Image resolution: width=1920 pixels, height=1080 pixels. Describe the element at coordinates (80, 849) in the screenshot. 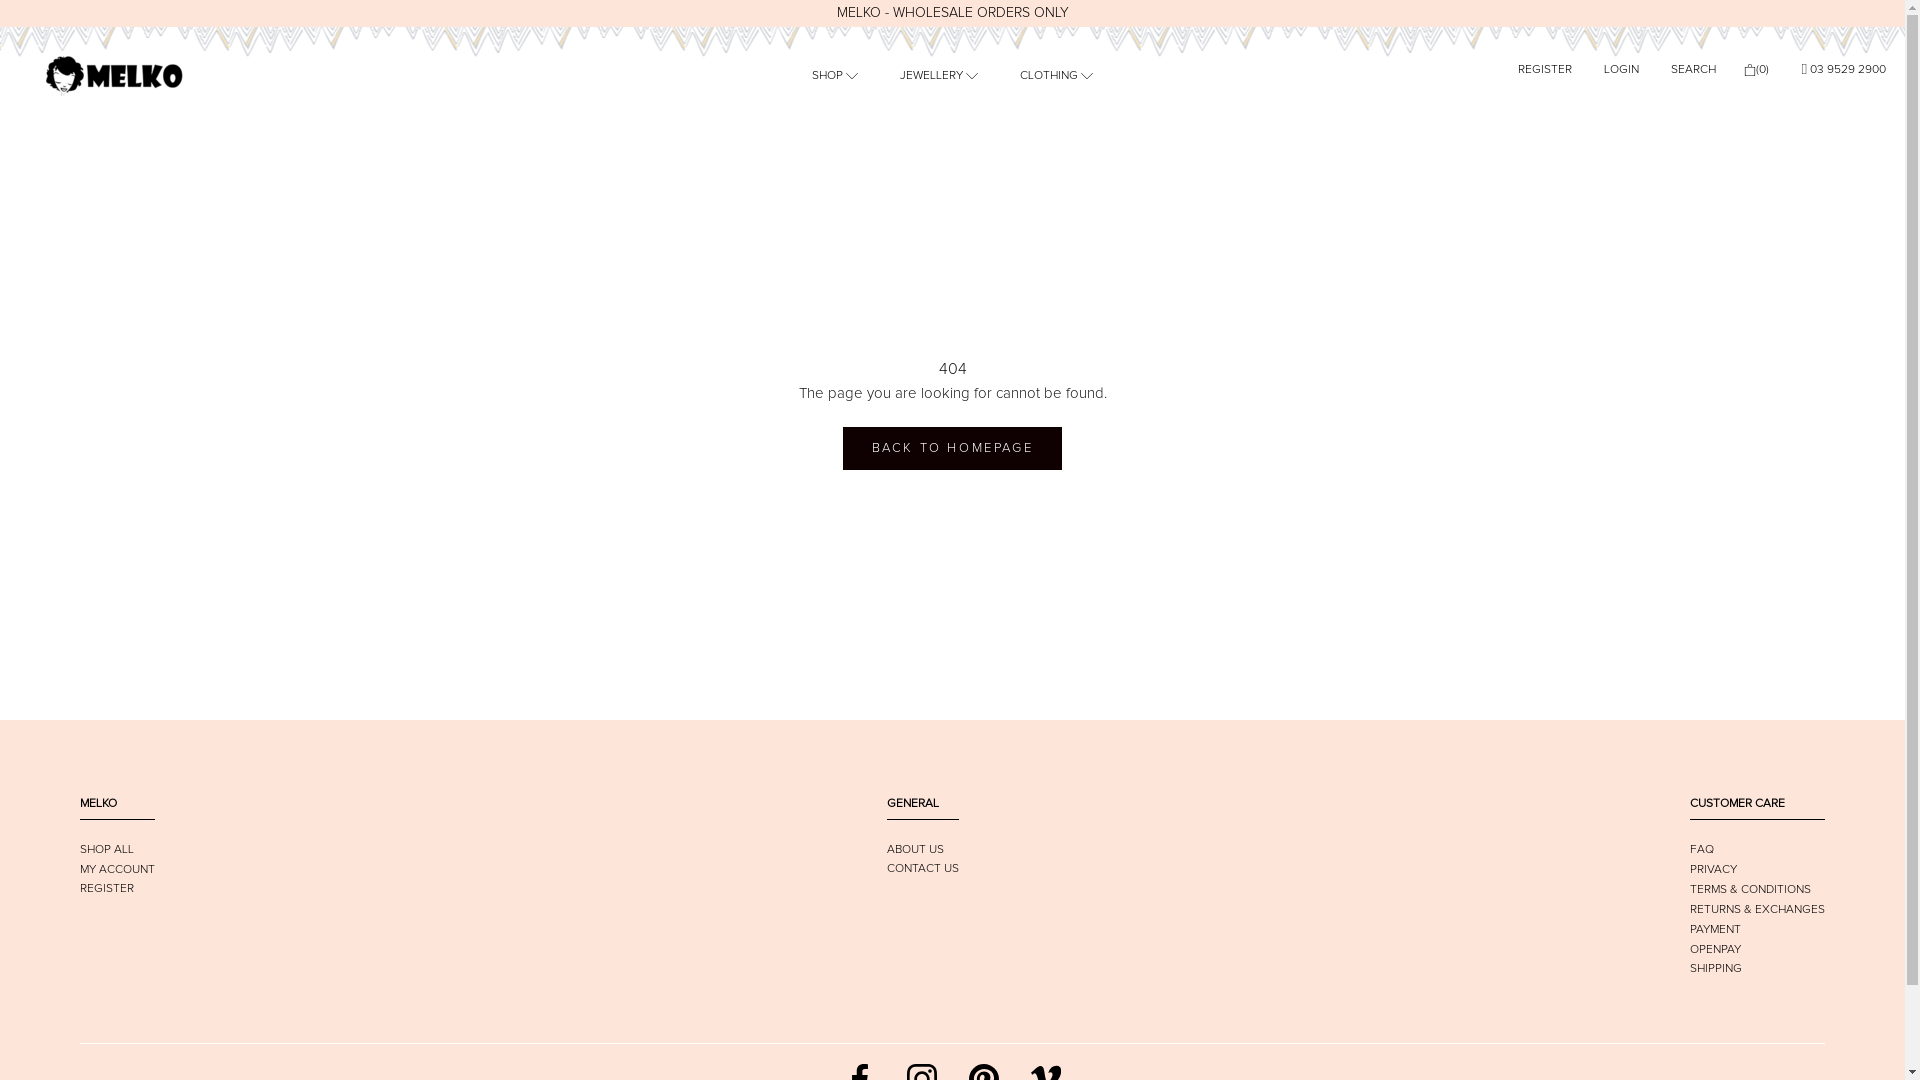

I see `'SHOP ALL'` at that location.